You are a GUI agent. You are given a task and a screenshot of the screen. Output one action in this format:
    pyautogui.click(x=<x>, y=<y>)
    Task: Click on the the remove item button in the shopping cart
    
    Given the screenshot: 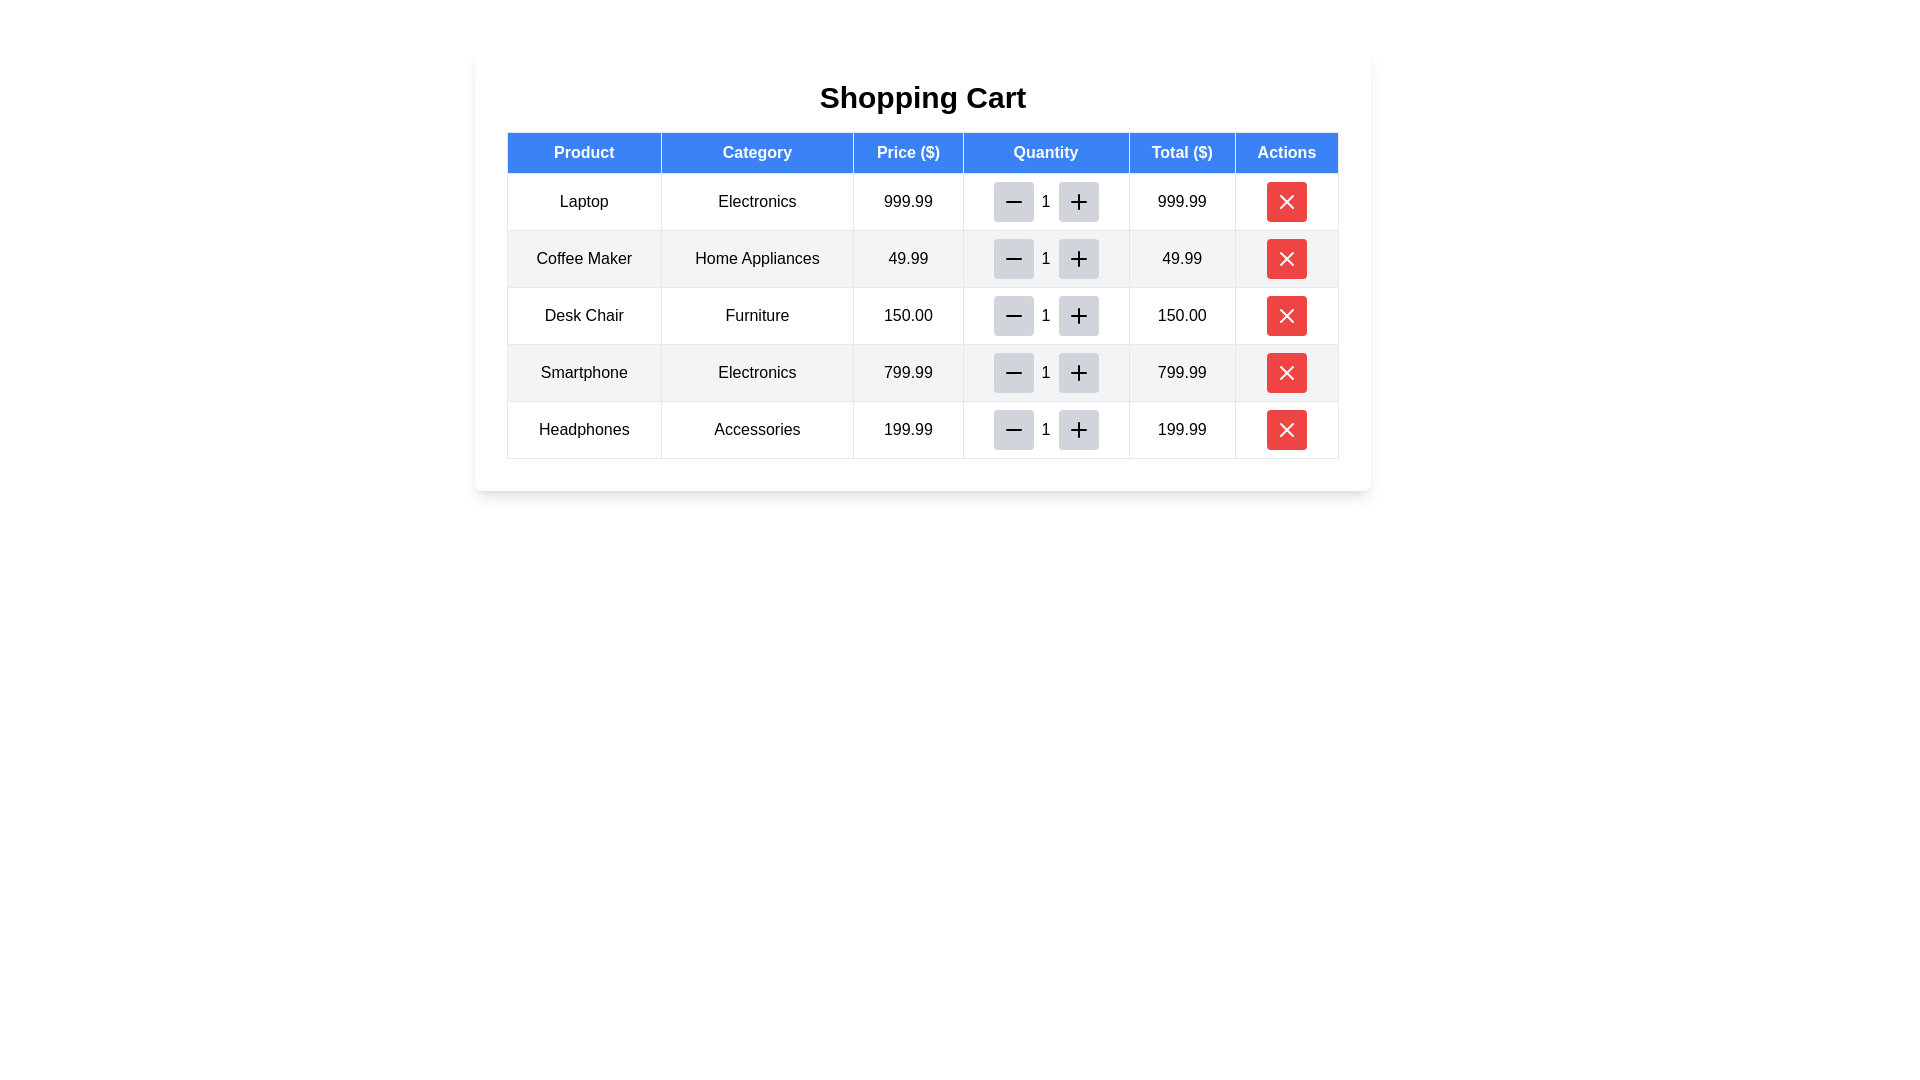 What is the action you would take?
    pyautogui.click(x=1286, y=201)
    